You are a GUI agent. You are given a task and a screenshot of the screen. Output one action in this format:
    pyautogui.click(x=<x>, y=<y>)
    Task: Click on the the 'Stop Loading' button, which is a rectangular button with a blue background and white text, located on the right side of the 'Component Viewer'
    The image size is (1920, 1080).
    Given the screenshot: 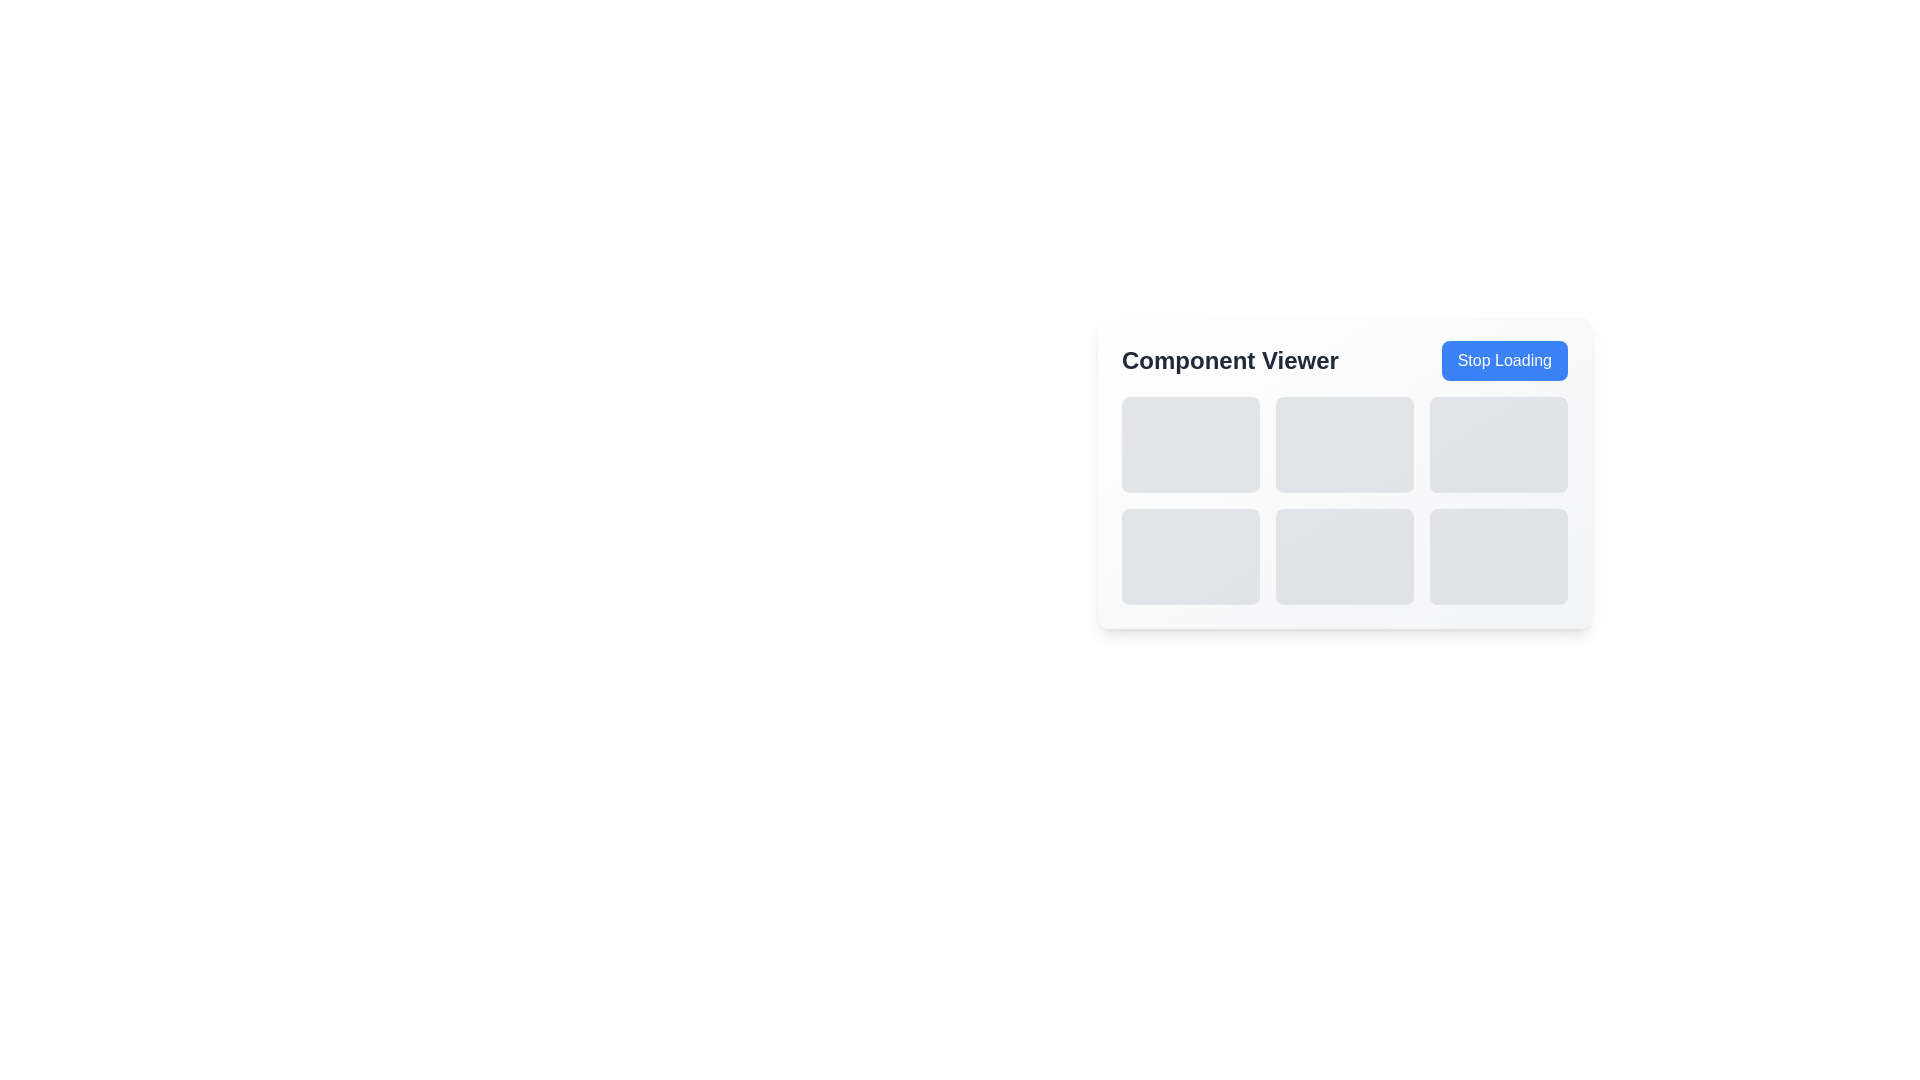 What is the action you would take?
    pyautogui.click(x=1504, y=361)
    